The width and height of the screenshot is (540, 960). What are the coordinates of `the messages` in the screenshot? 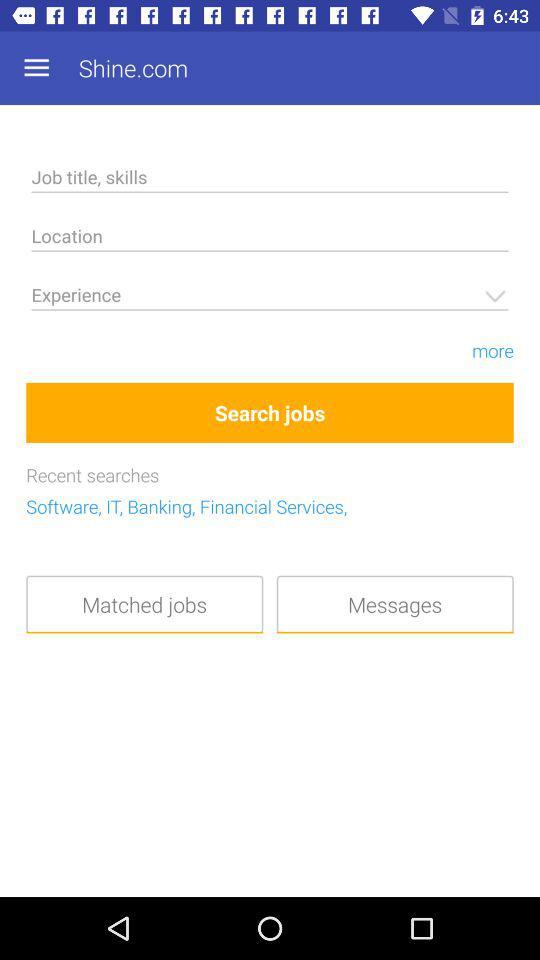 It's located at (395, 603).